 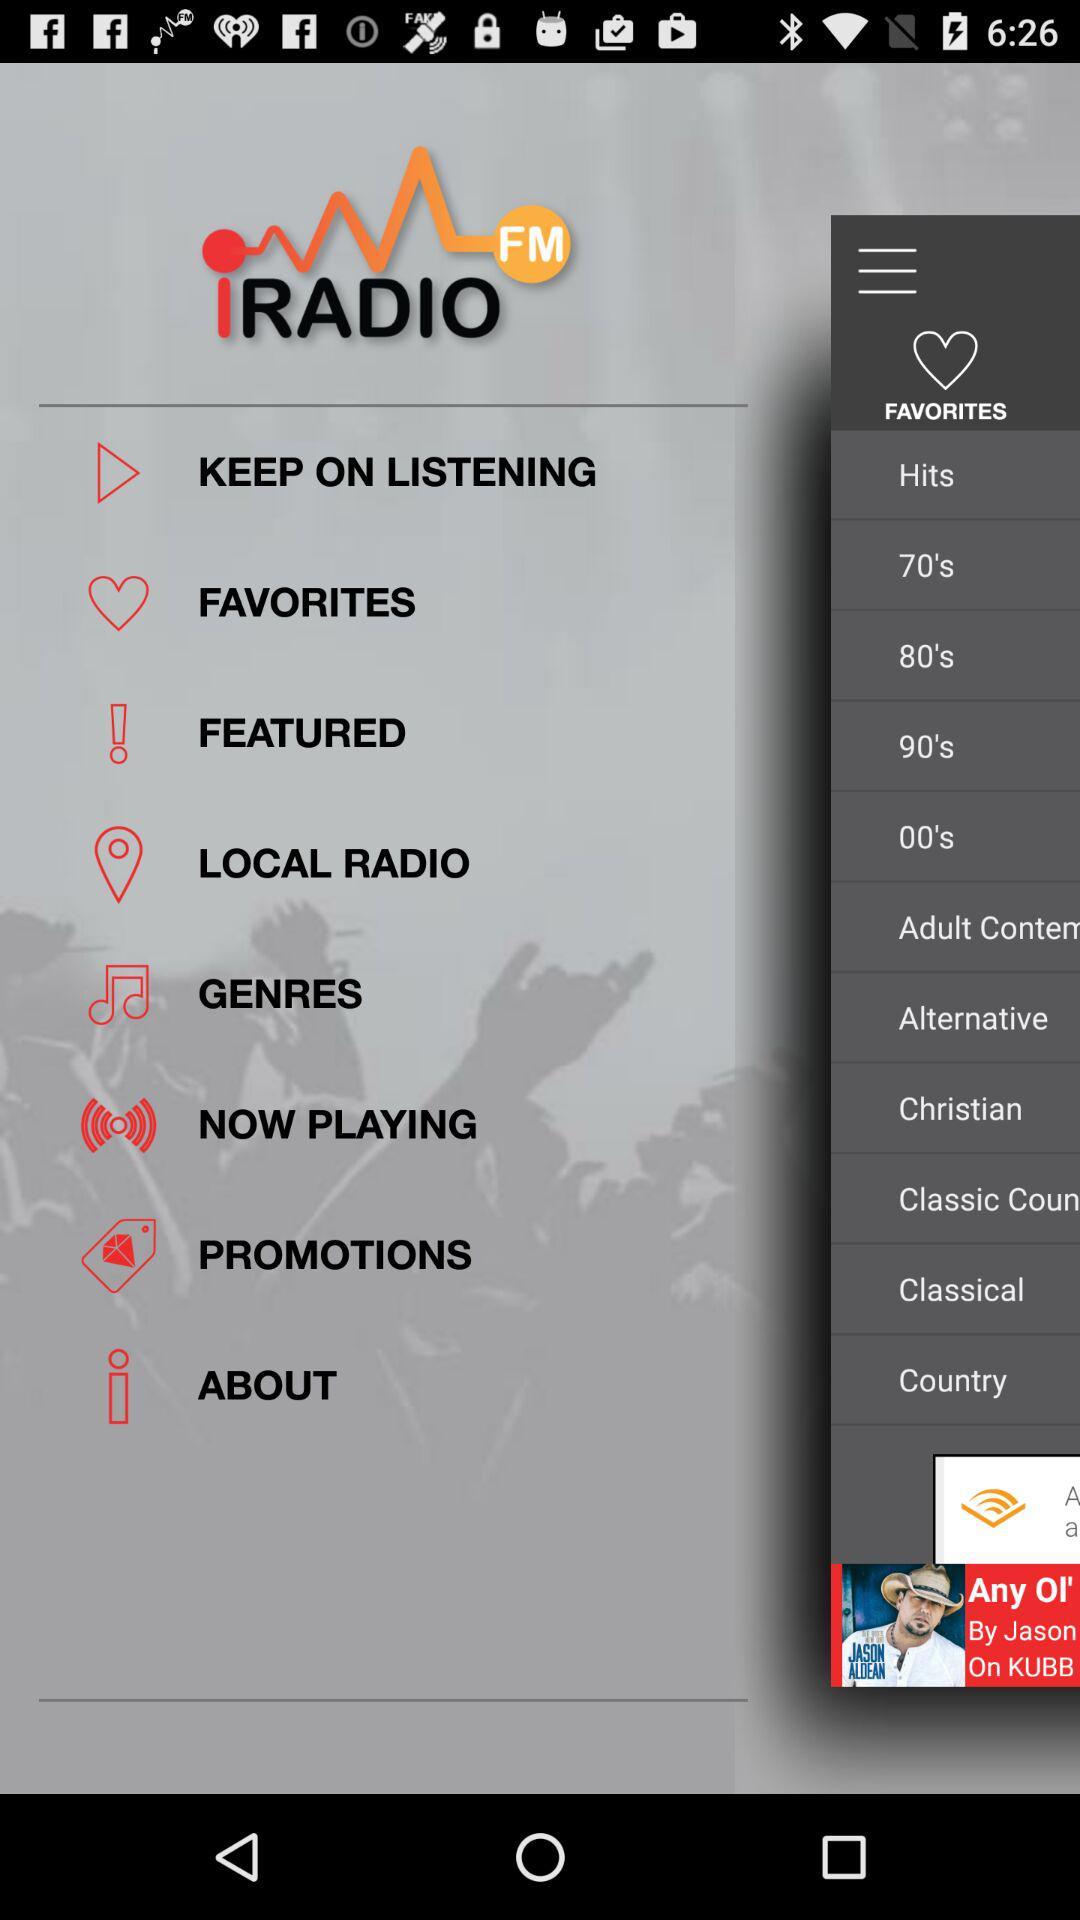 What do you see at coordinates (982, 1288) in the screenshot?
I see `app below classic country icon` at bounding box center [982, 1288].